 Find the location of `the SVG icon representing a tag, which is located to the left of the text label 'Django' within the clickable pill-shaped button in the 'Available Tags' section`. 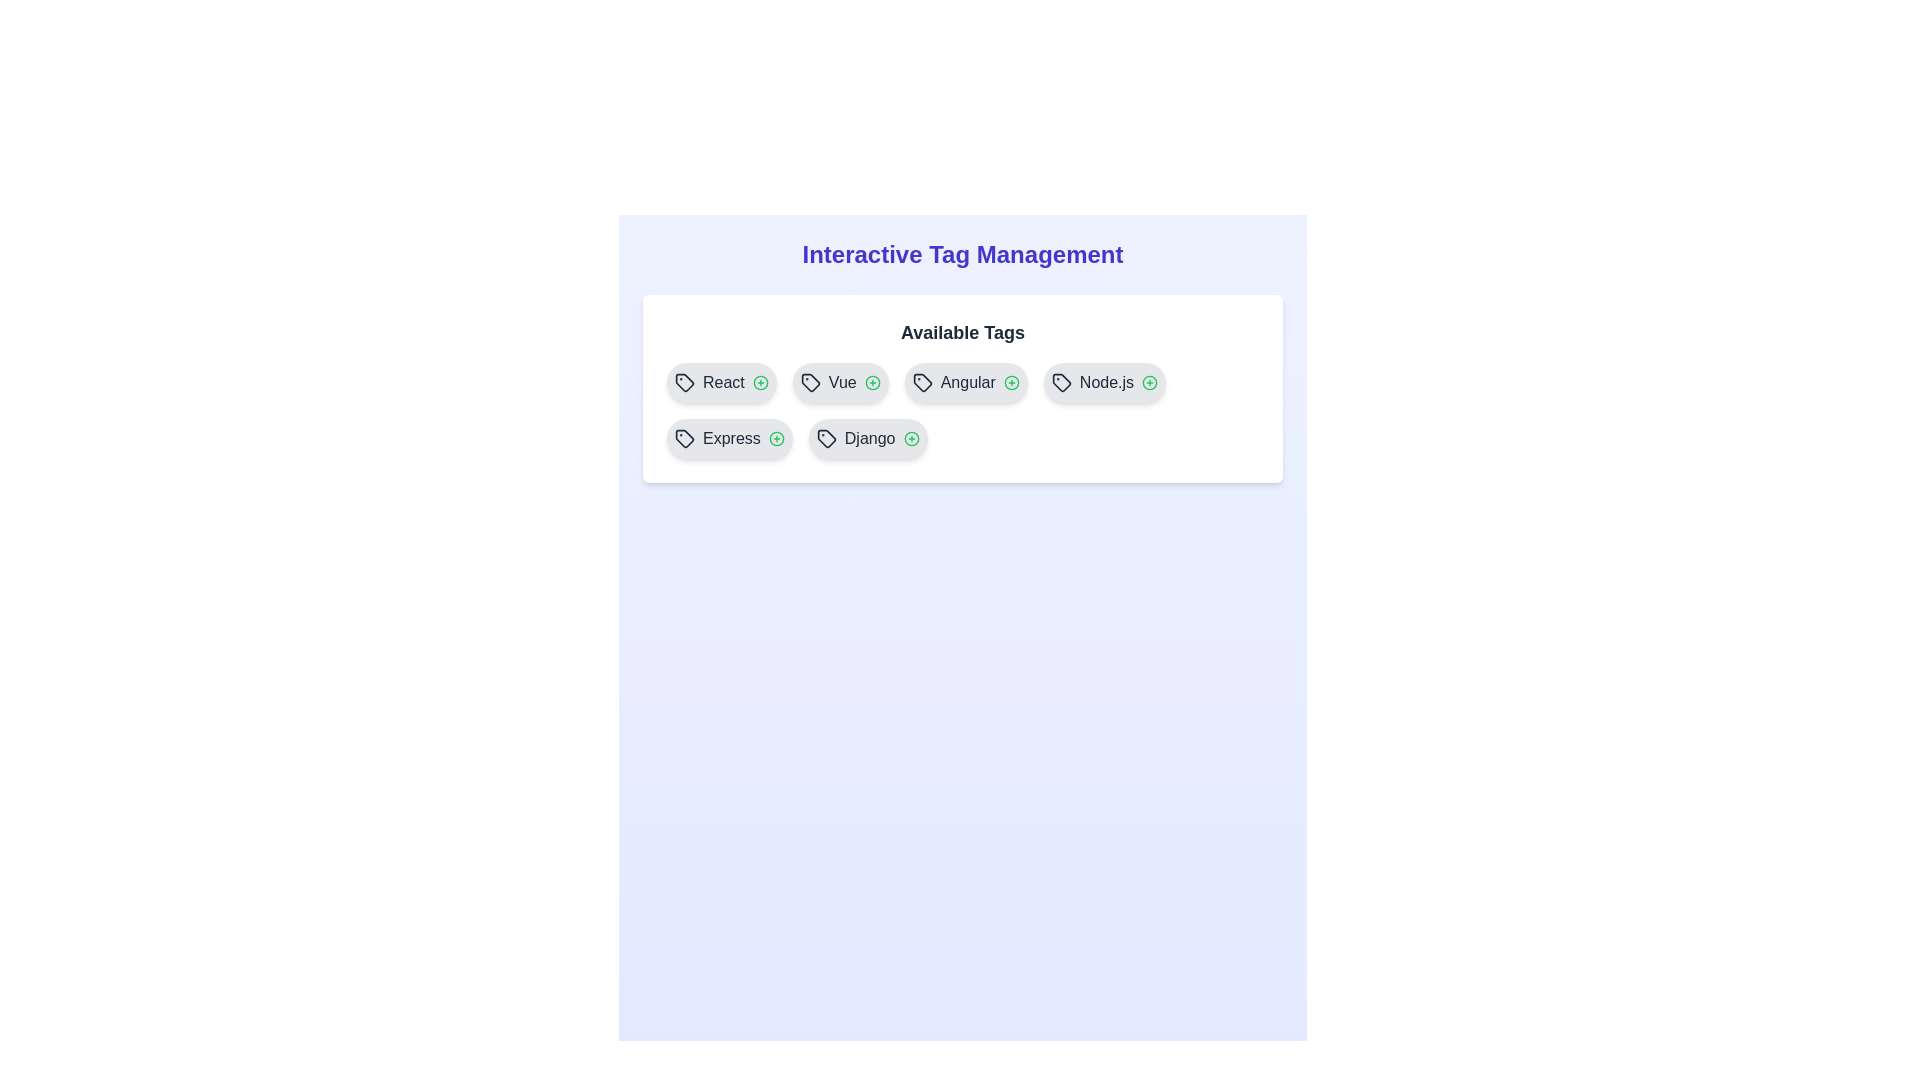

the SVG icon representing a tag, which is located to the left of the text label 'Django' within the clickable pill-shaped button in the 'Available Tags' section is located at coordinates (826, 438).